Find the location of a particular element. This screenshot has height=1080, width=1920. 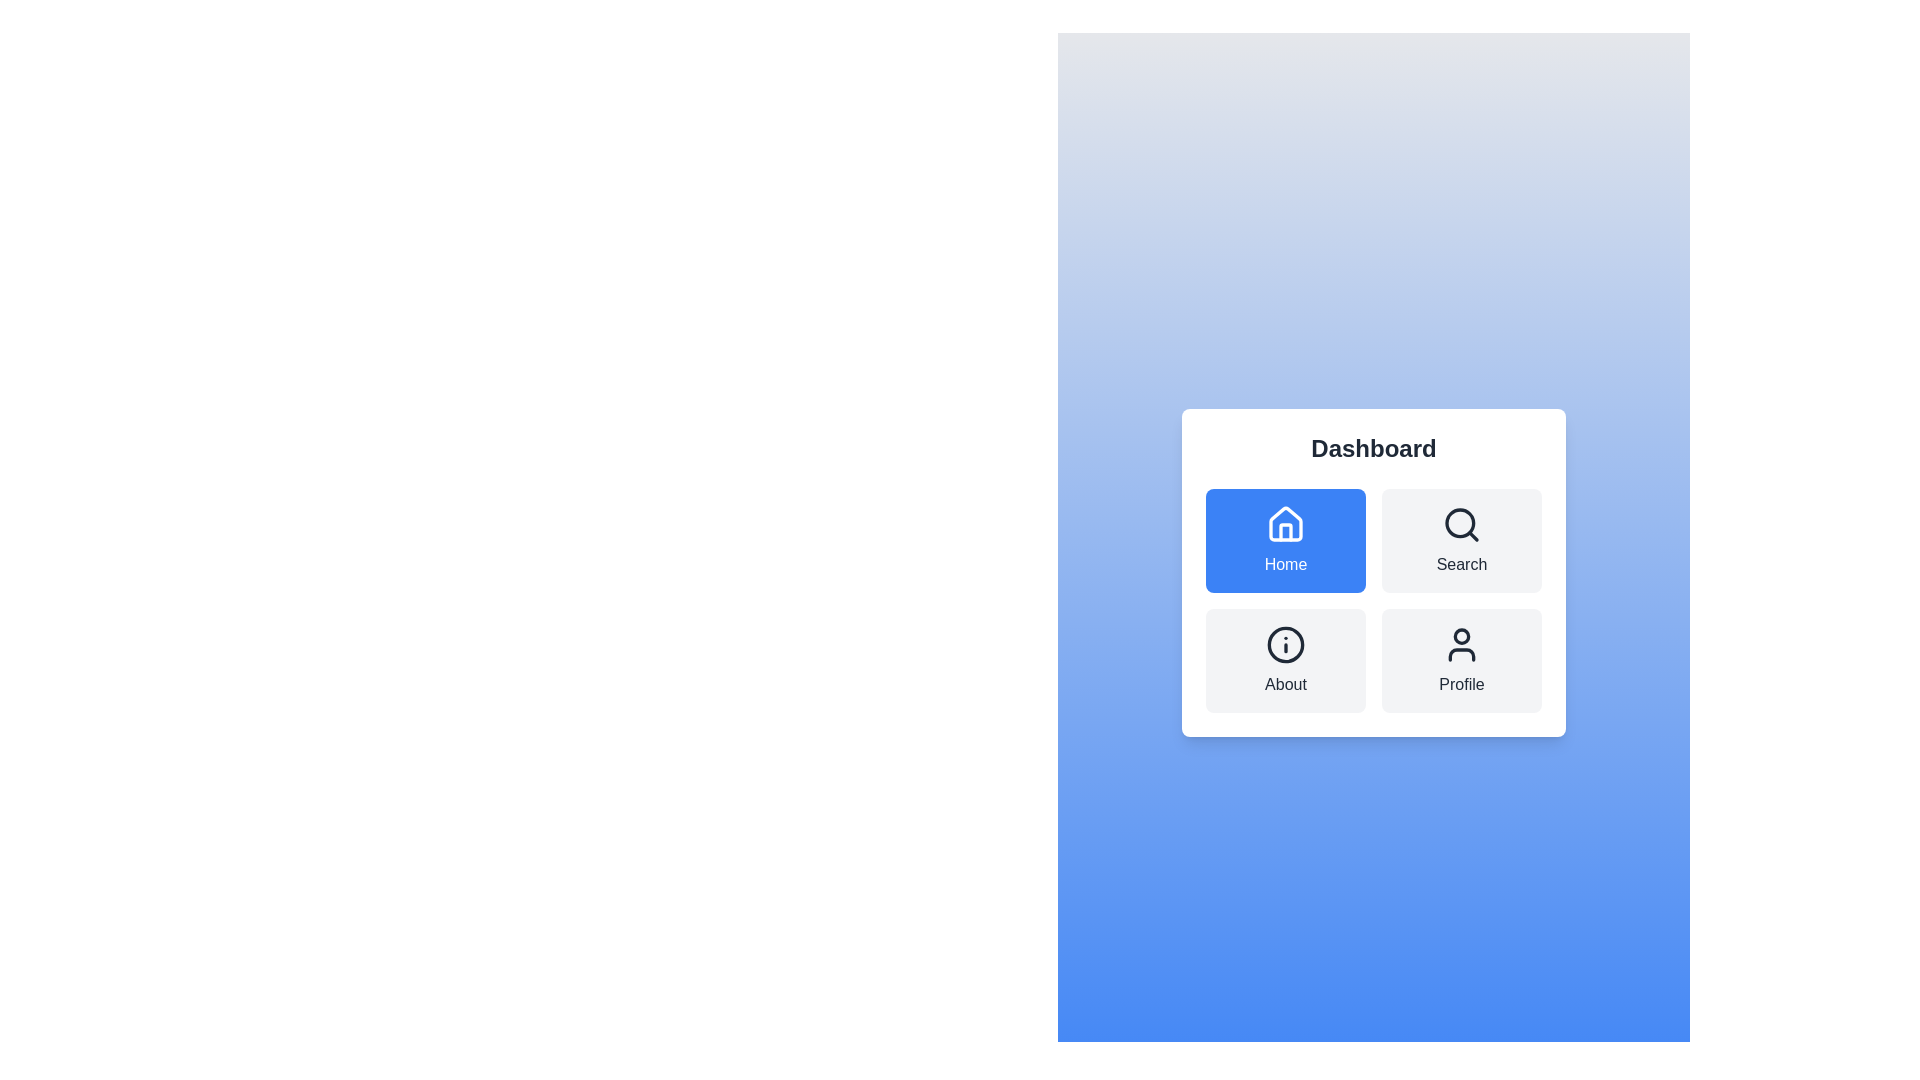

the 'Home' icon located in the top-left position of the button grid under the 'Dashboard' title is located at coordinates (1286, 531).